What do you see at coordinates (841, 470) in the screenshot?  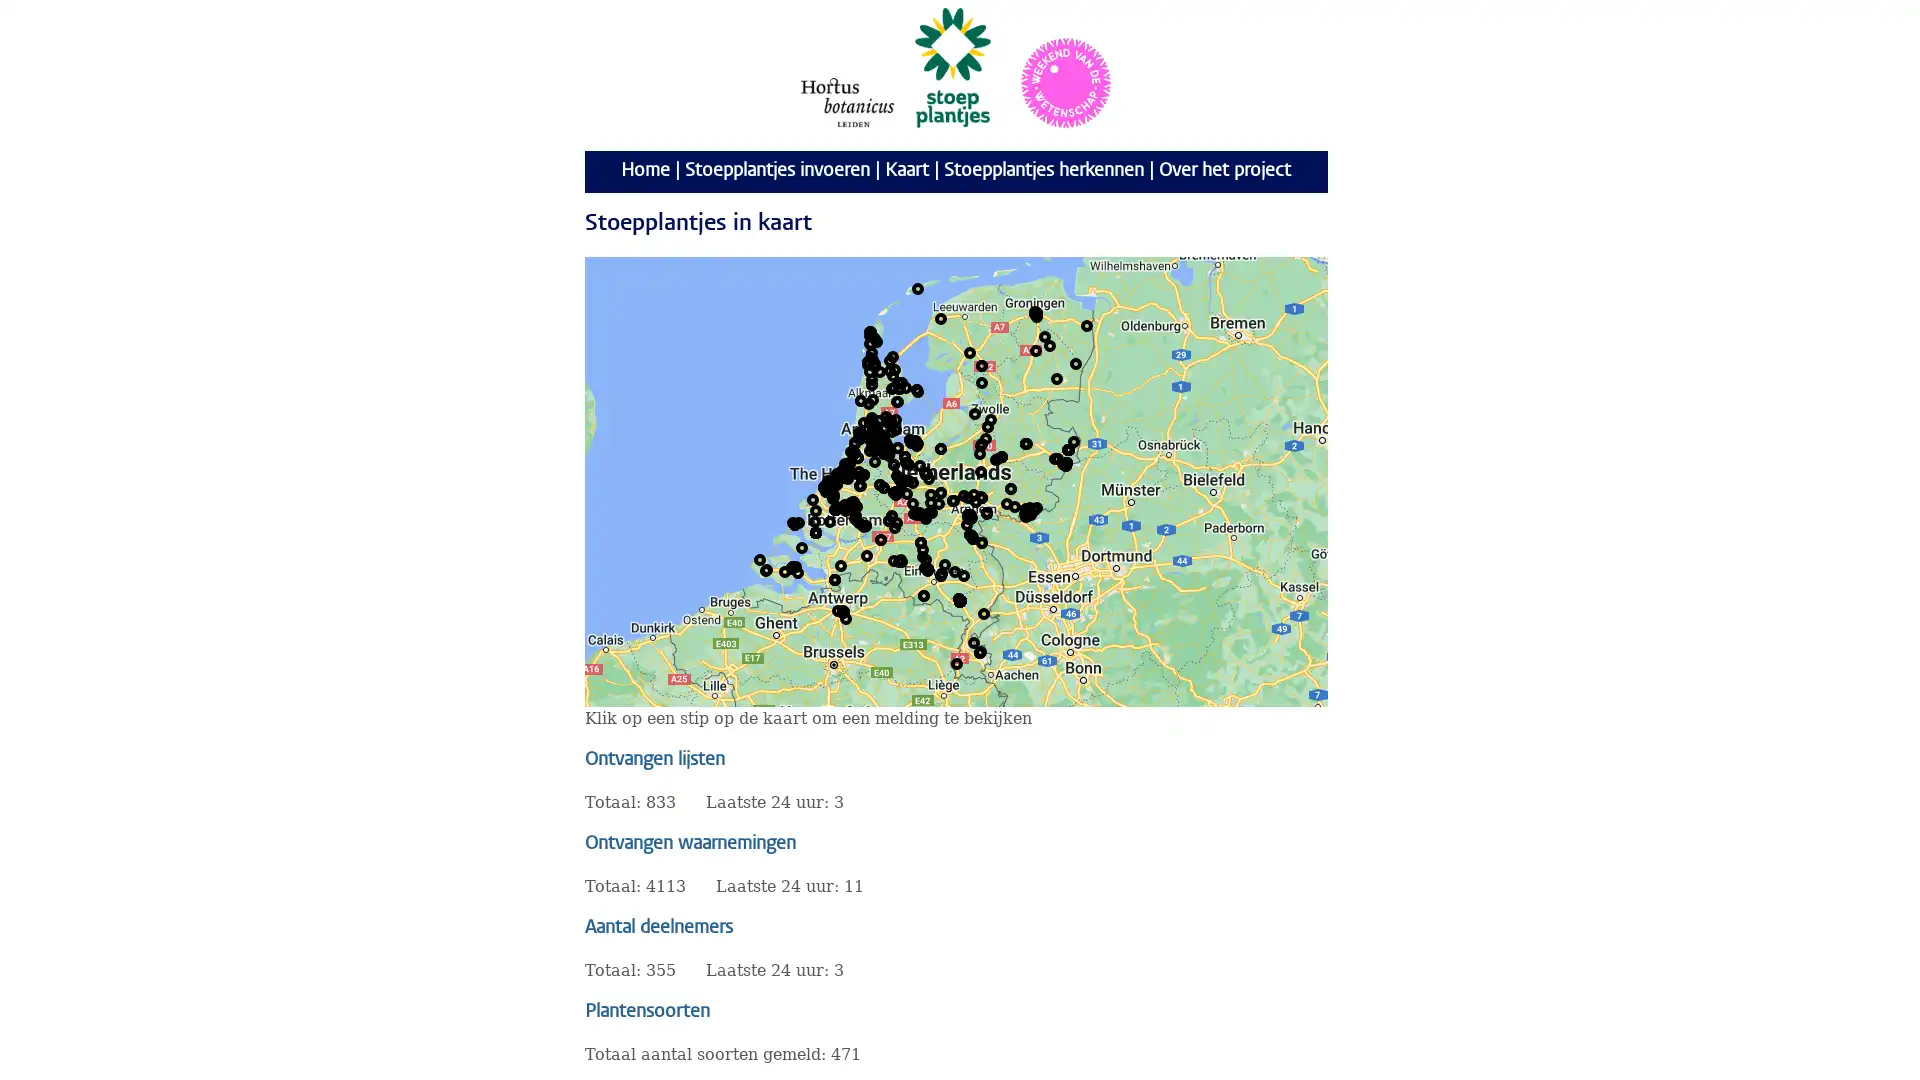 I see `Telling van Rrnske op 09 oktober 2021` at bounding box center [841, 470].